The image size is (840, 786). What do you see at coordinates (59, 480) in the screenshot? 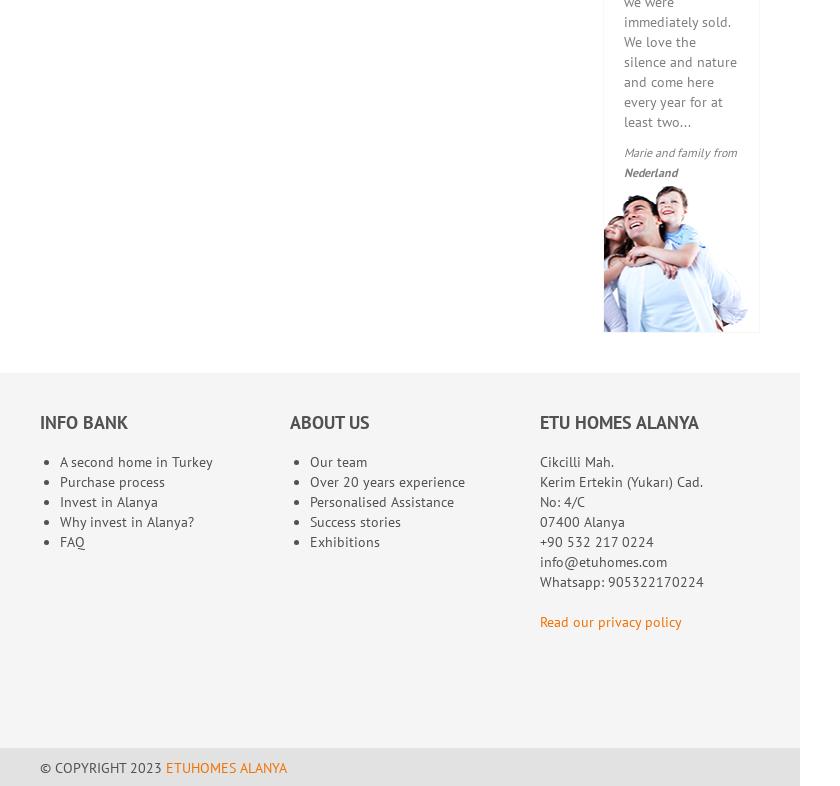
I see `'Purchase process'` at bounding box center [59, 480].